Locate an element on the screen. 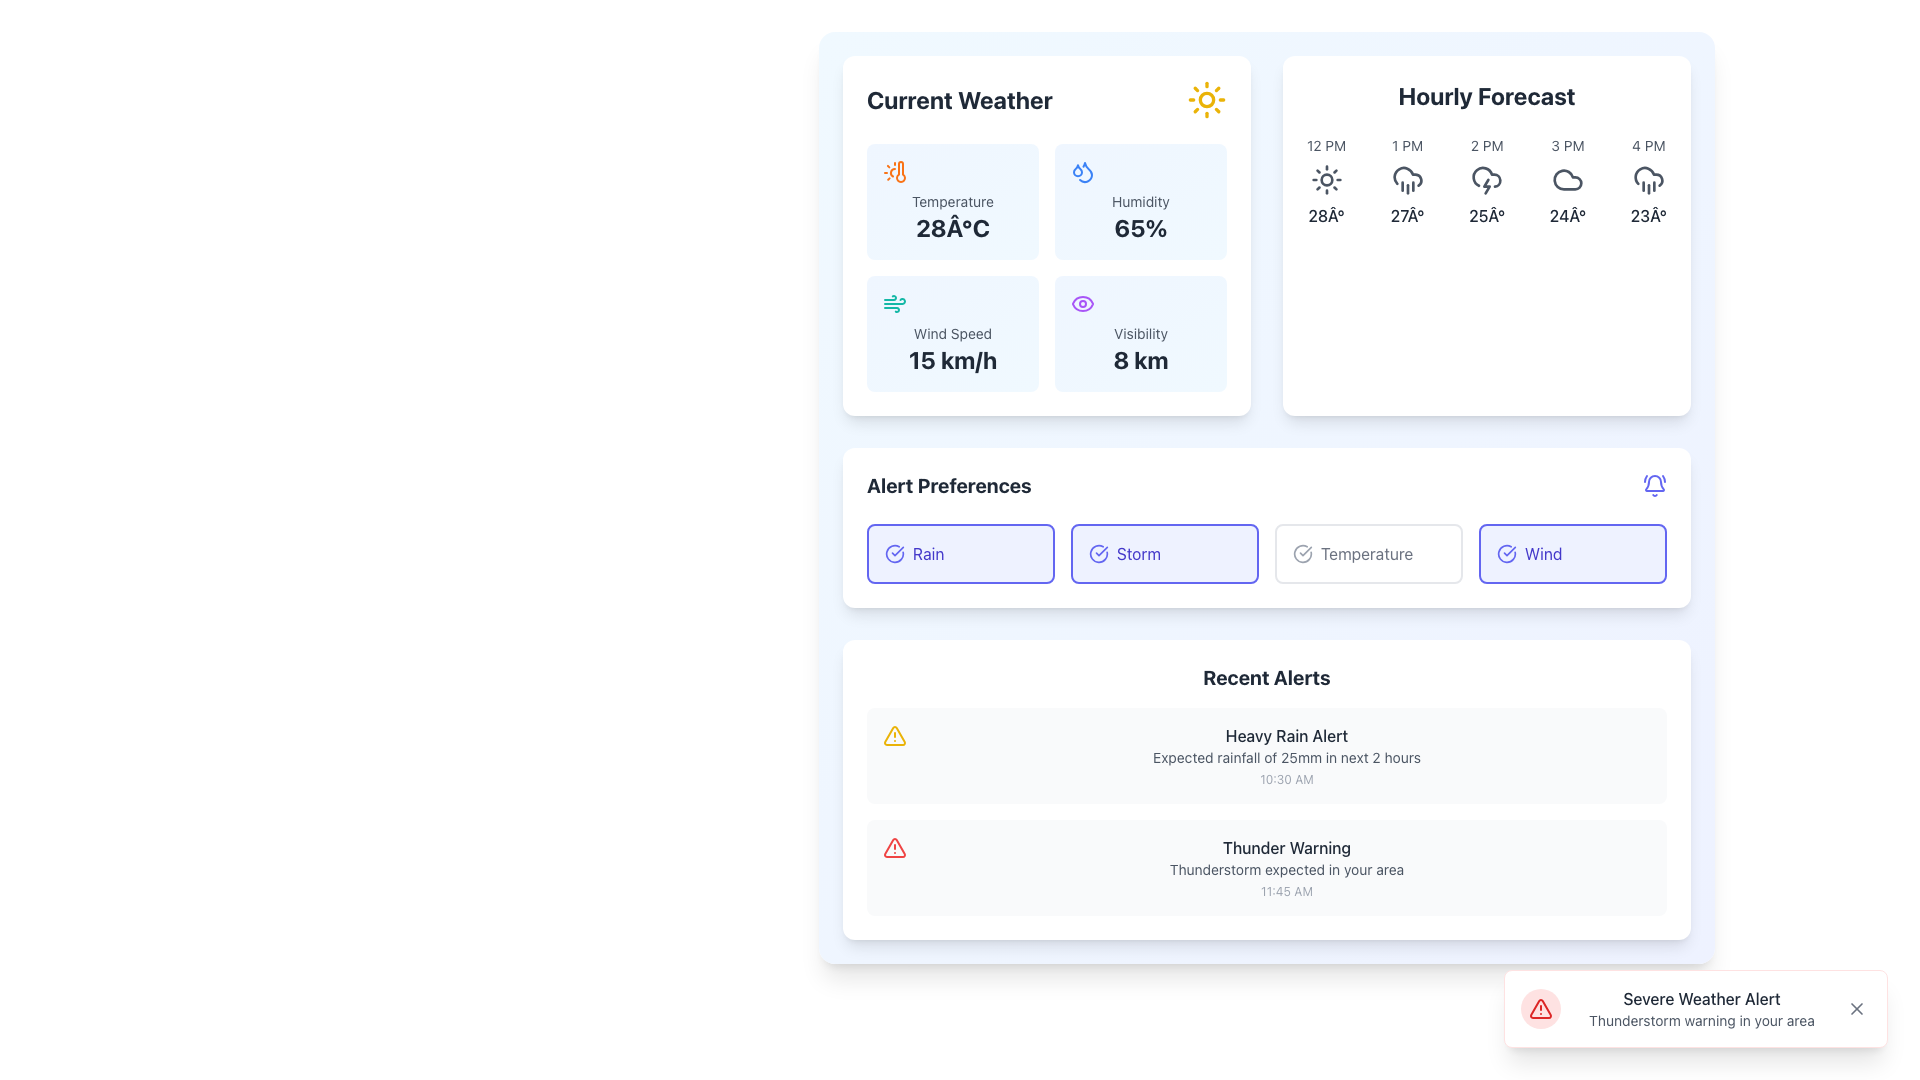  the text label that reads 'Thunderstorm warning in your area', which is styled in gray and located in the lower section of the alert dialog box is located at coordinates (1701, 1021).